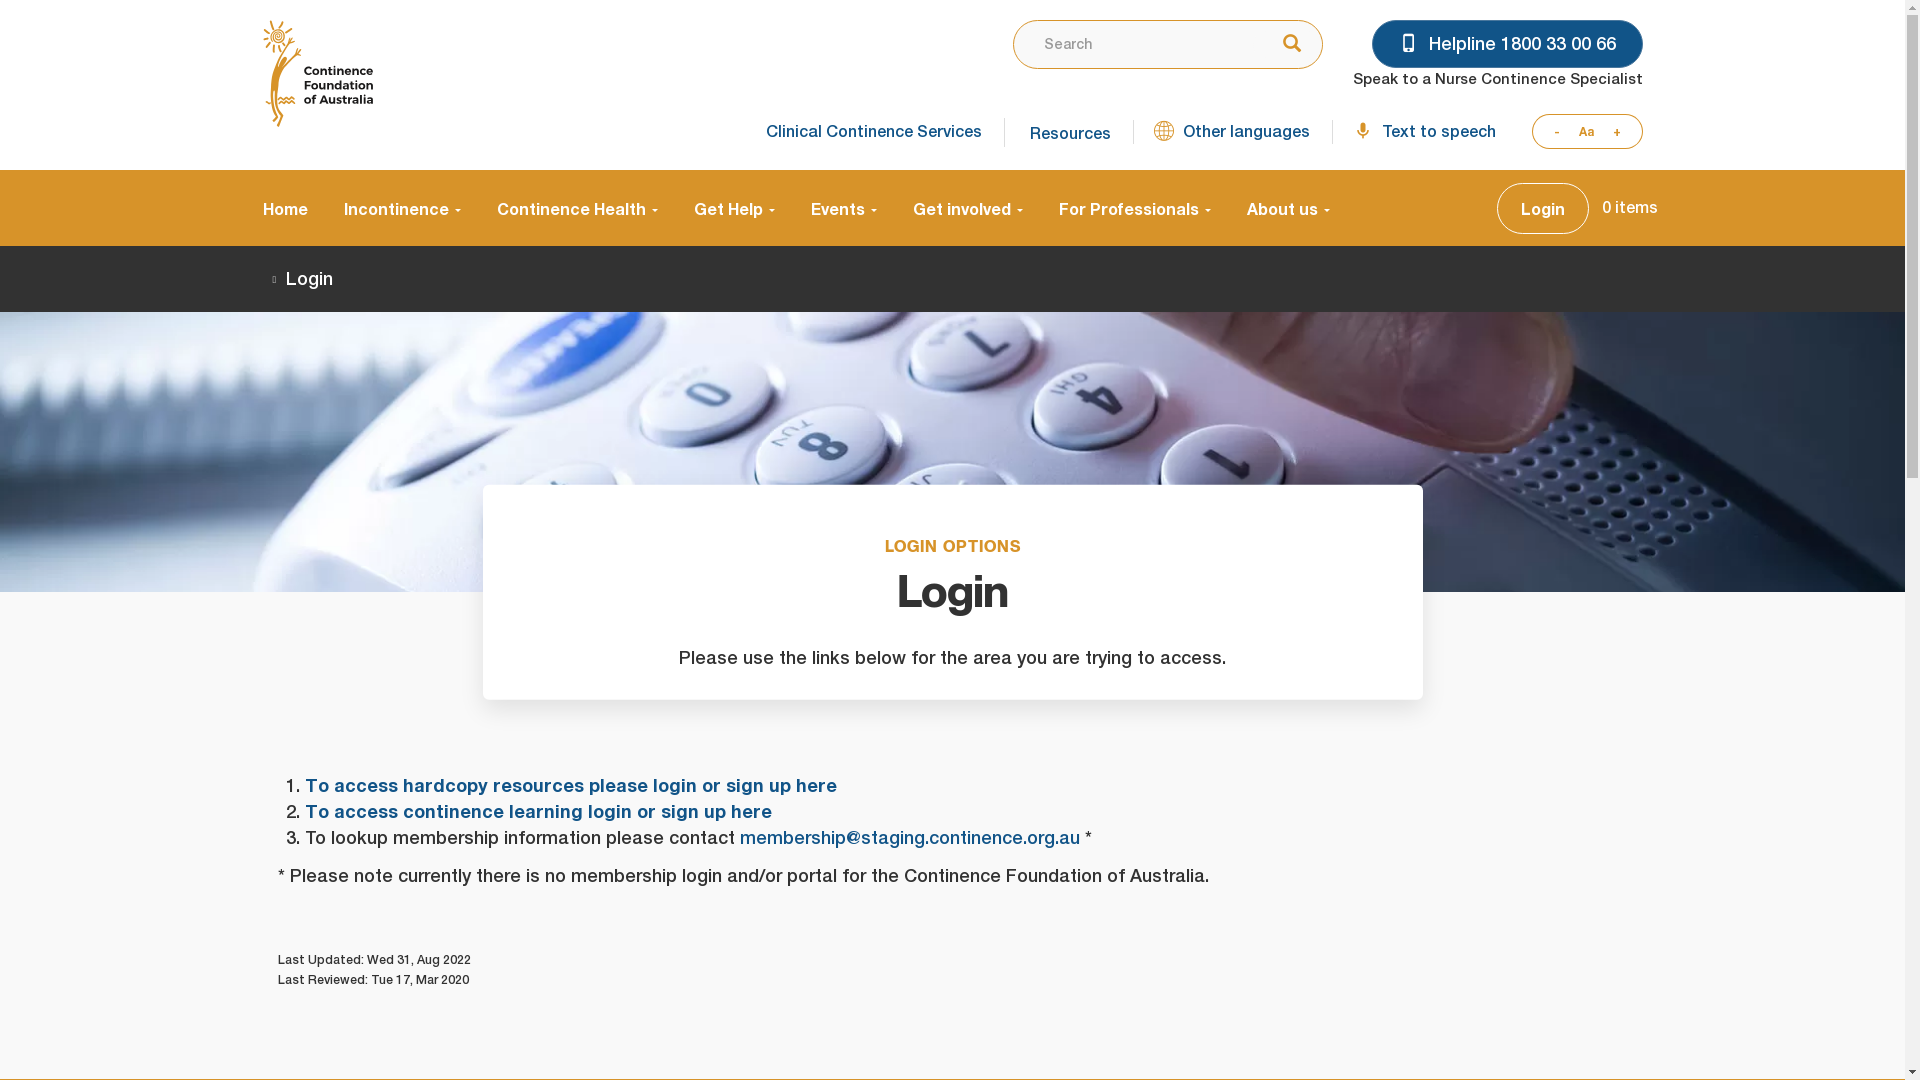  What do you see at coordinates (1567, 131) in the screenshot?
I see `'Aa'` at bounding box center [1567, 131].